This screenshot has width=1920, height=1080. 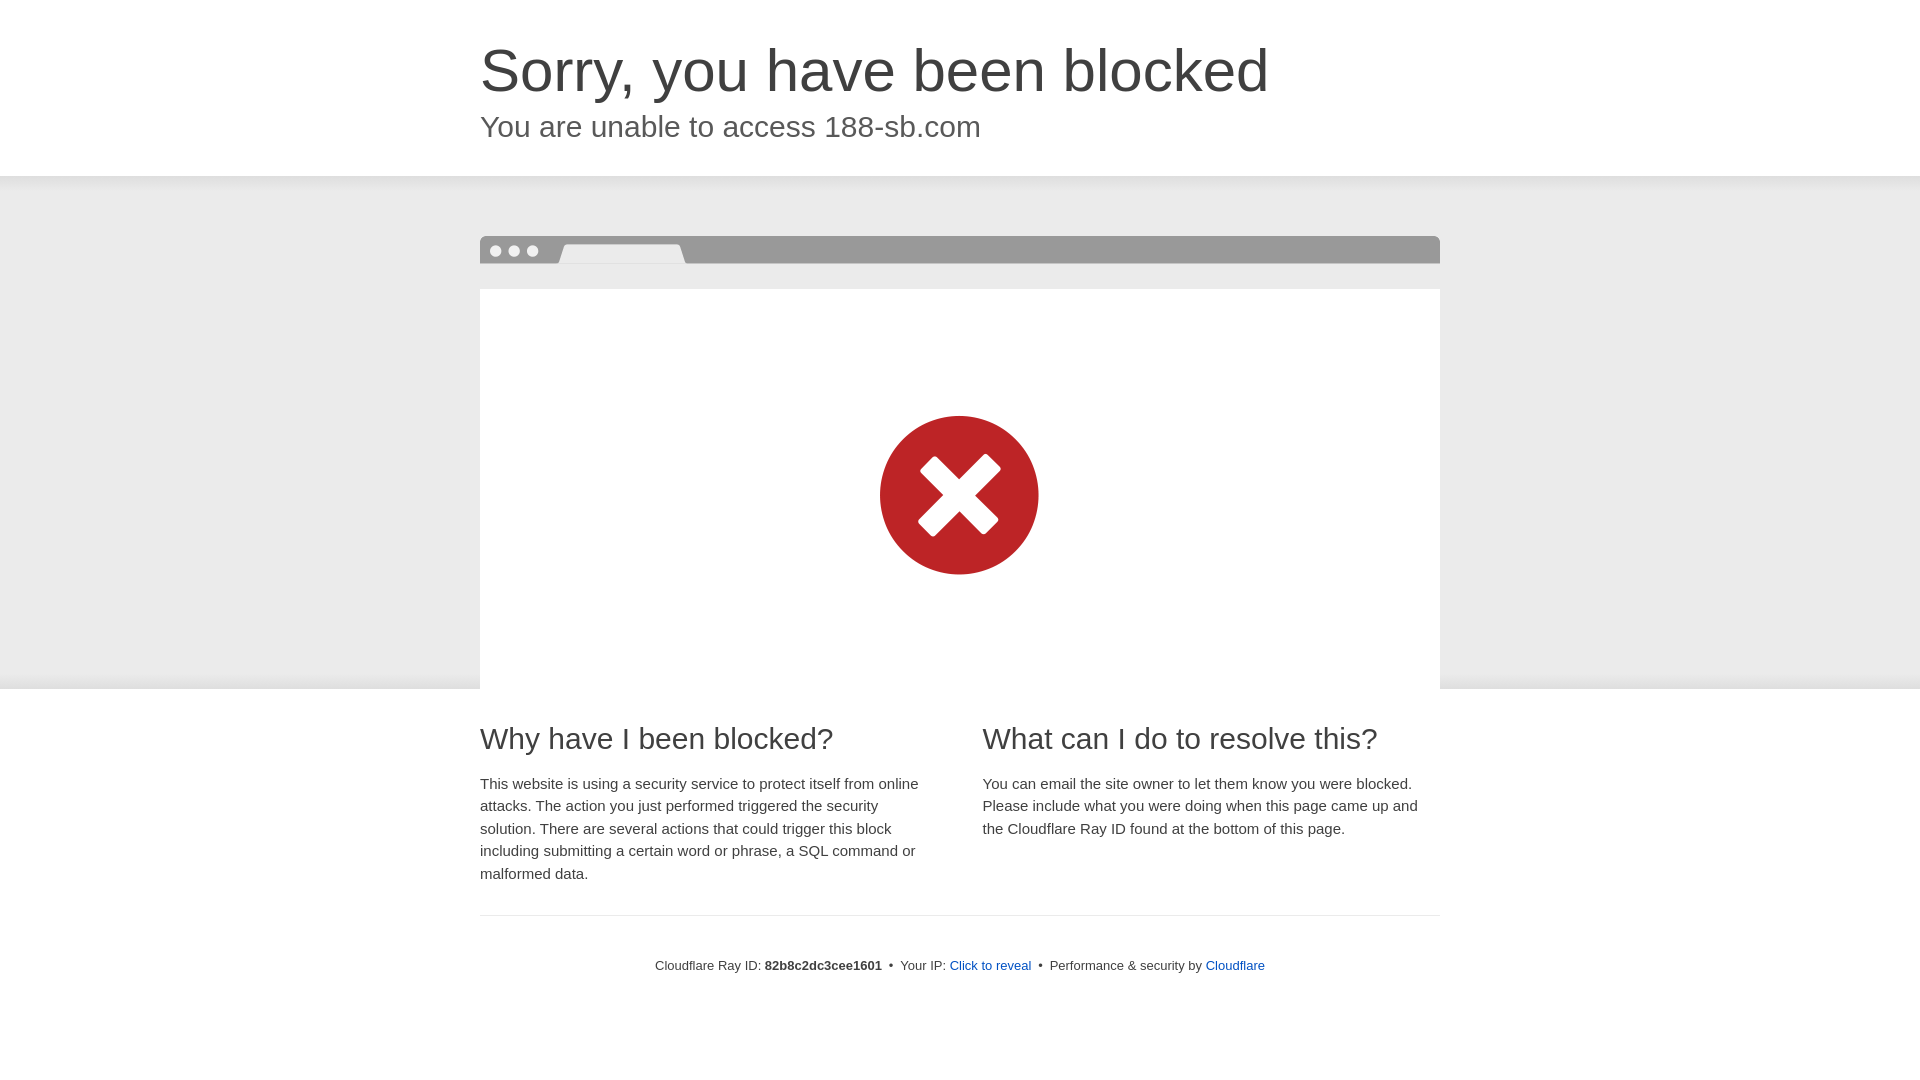 I want to click on 'Cloudflare', so click(x=1234, y=964).